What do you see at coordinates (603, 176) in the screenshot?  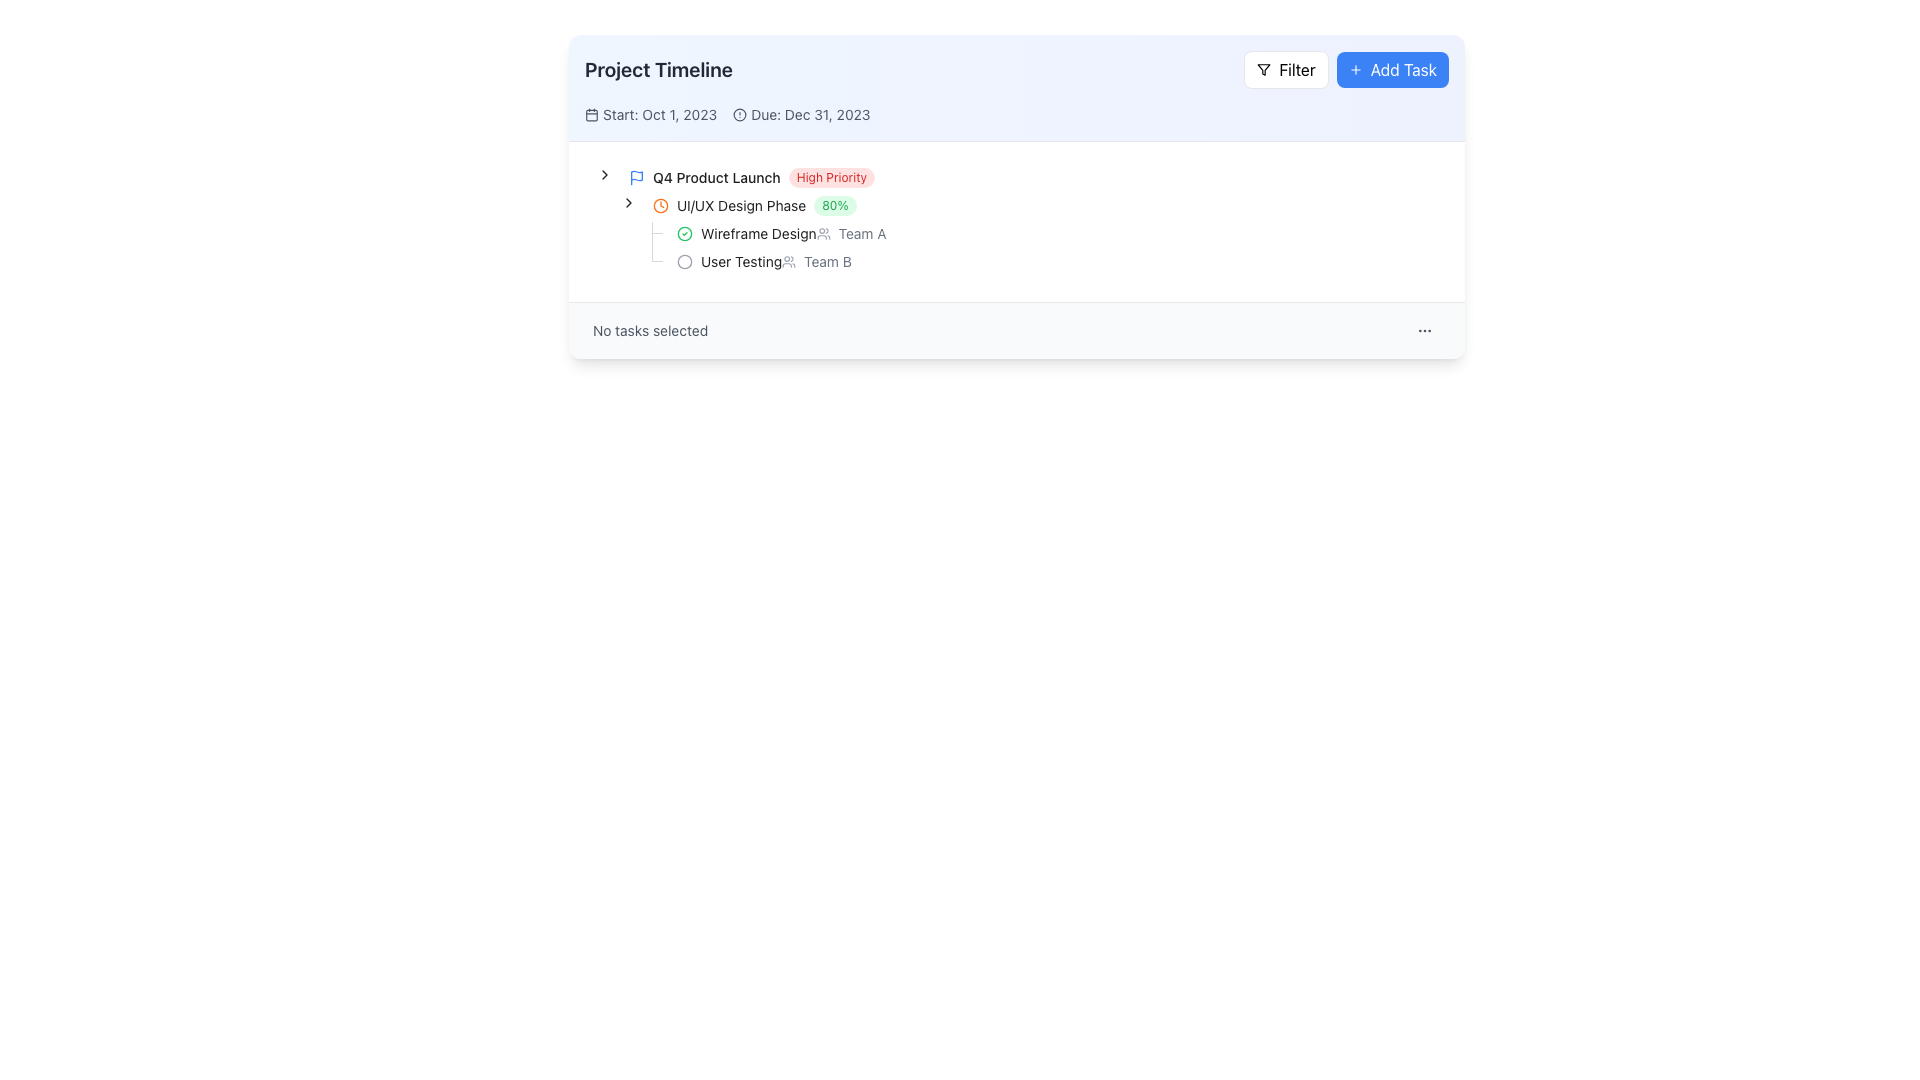 I see `the arrow-shaped Expand/collapse toggle icon located to the left of the text 'Q4 Product Launch High Priority'` at bounding box center [603, 176].